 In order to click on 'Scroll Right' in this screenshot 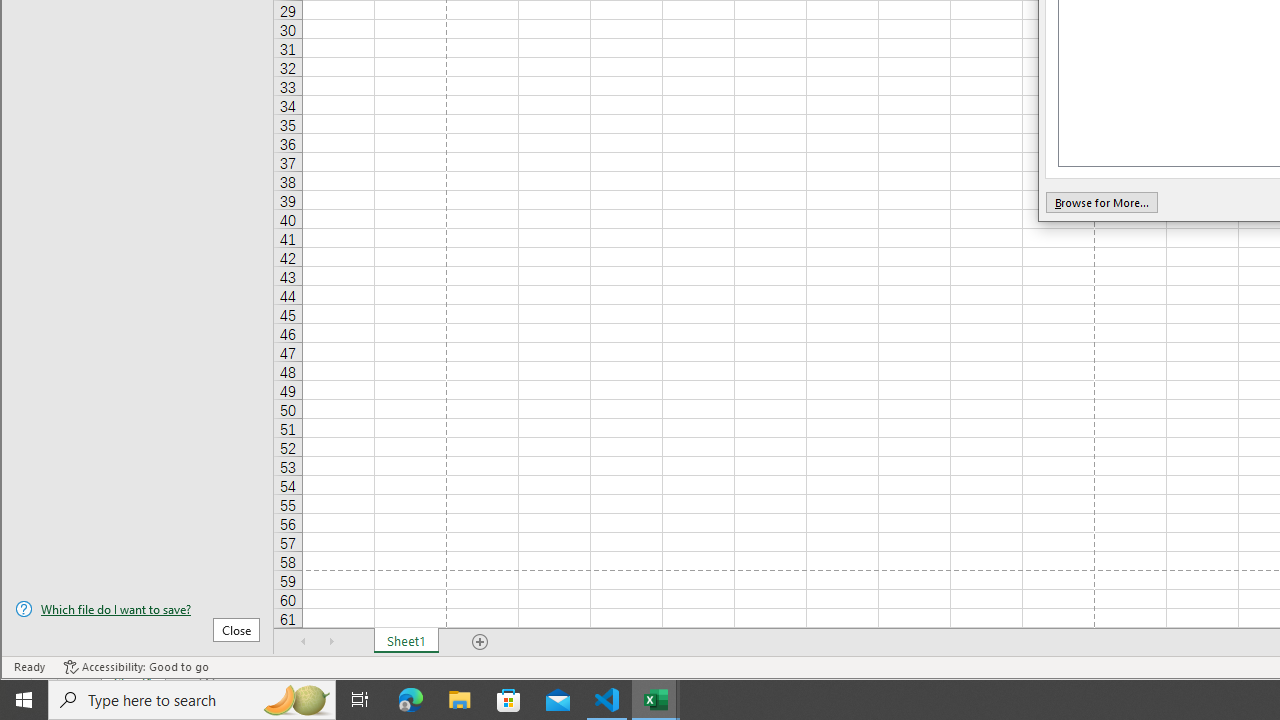, I will do `click(331, 641)`.